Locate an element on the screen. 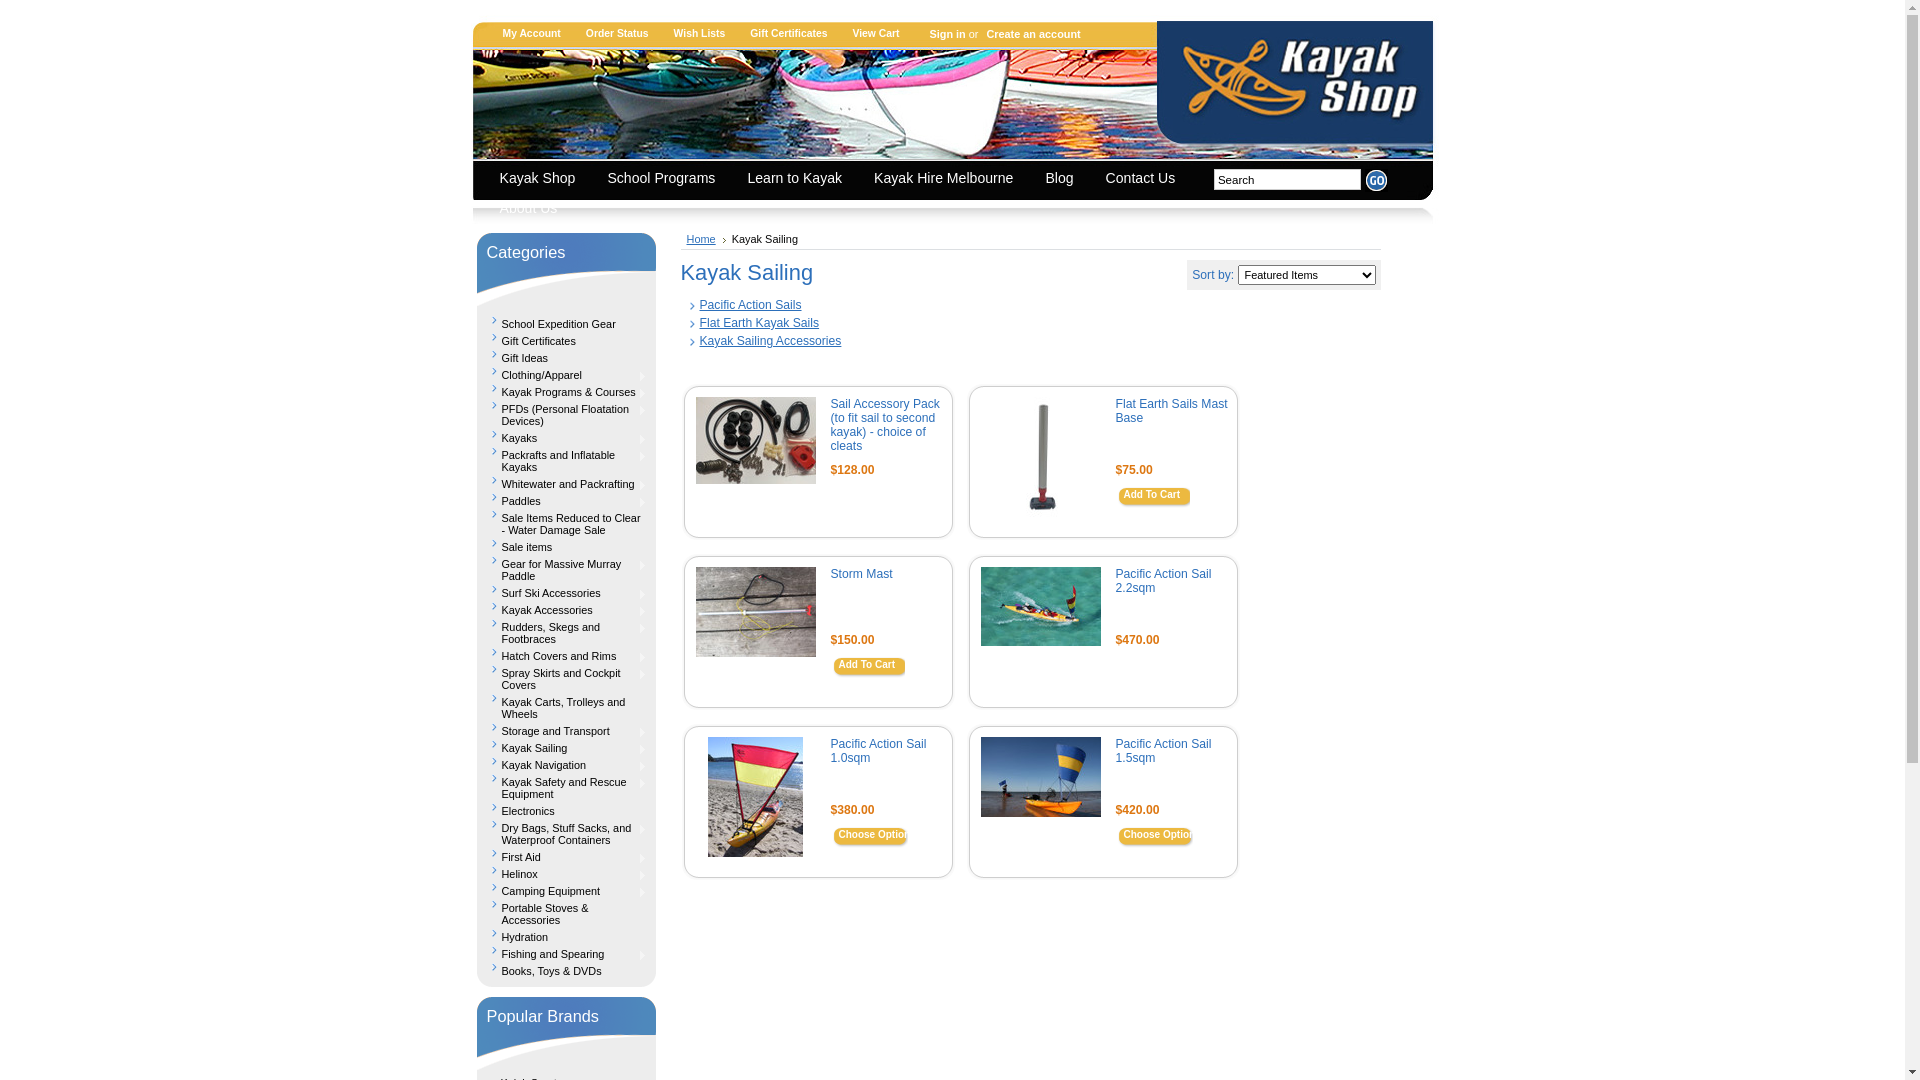 Image resolution: width=1920 pixels, height=1080 pixels. 'Electronics' is located at coordinates (564, 807).